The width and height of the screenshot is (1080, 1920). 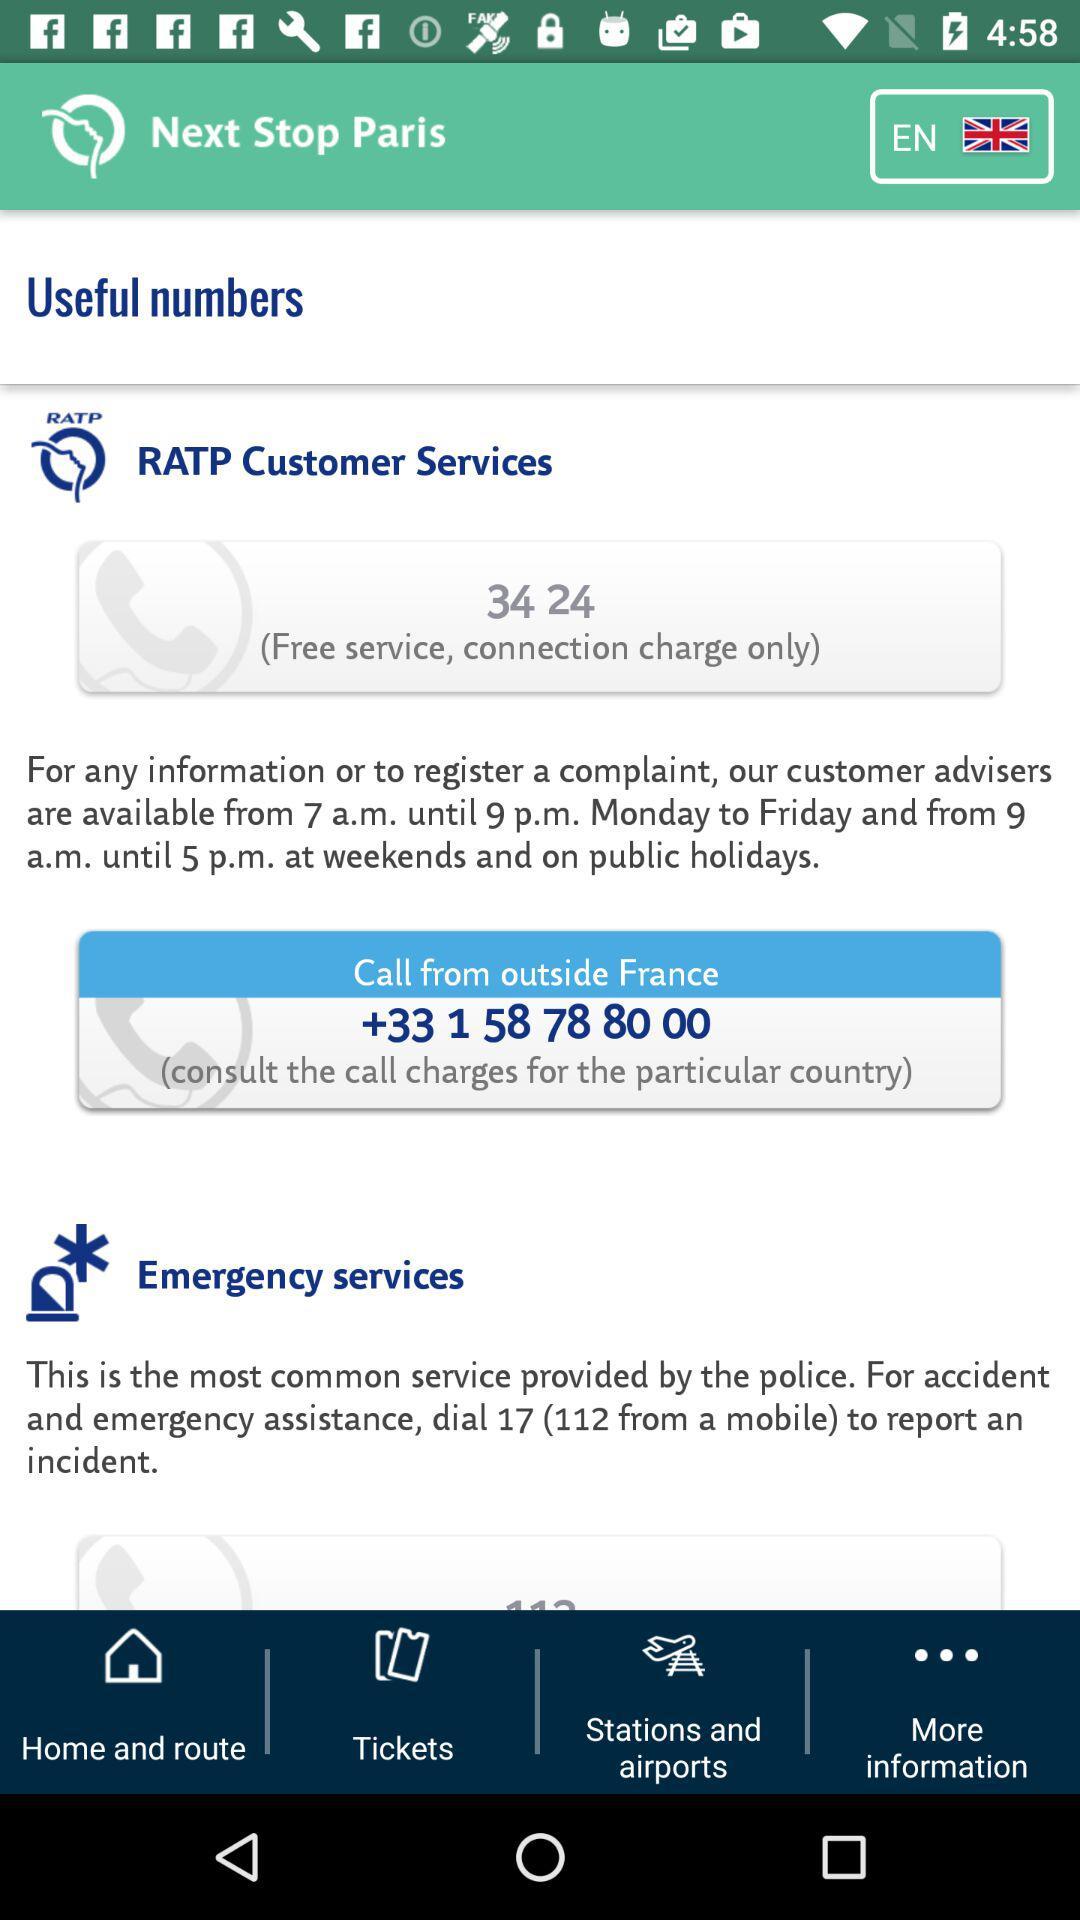 I want to click on the call from outside app, so click(x=540, y=1019).